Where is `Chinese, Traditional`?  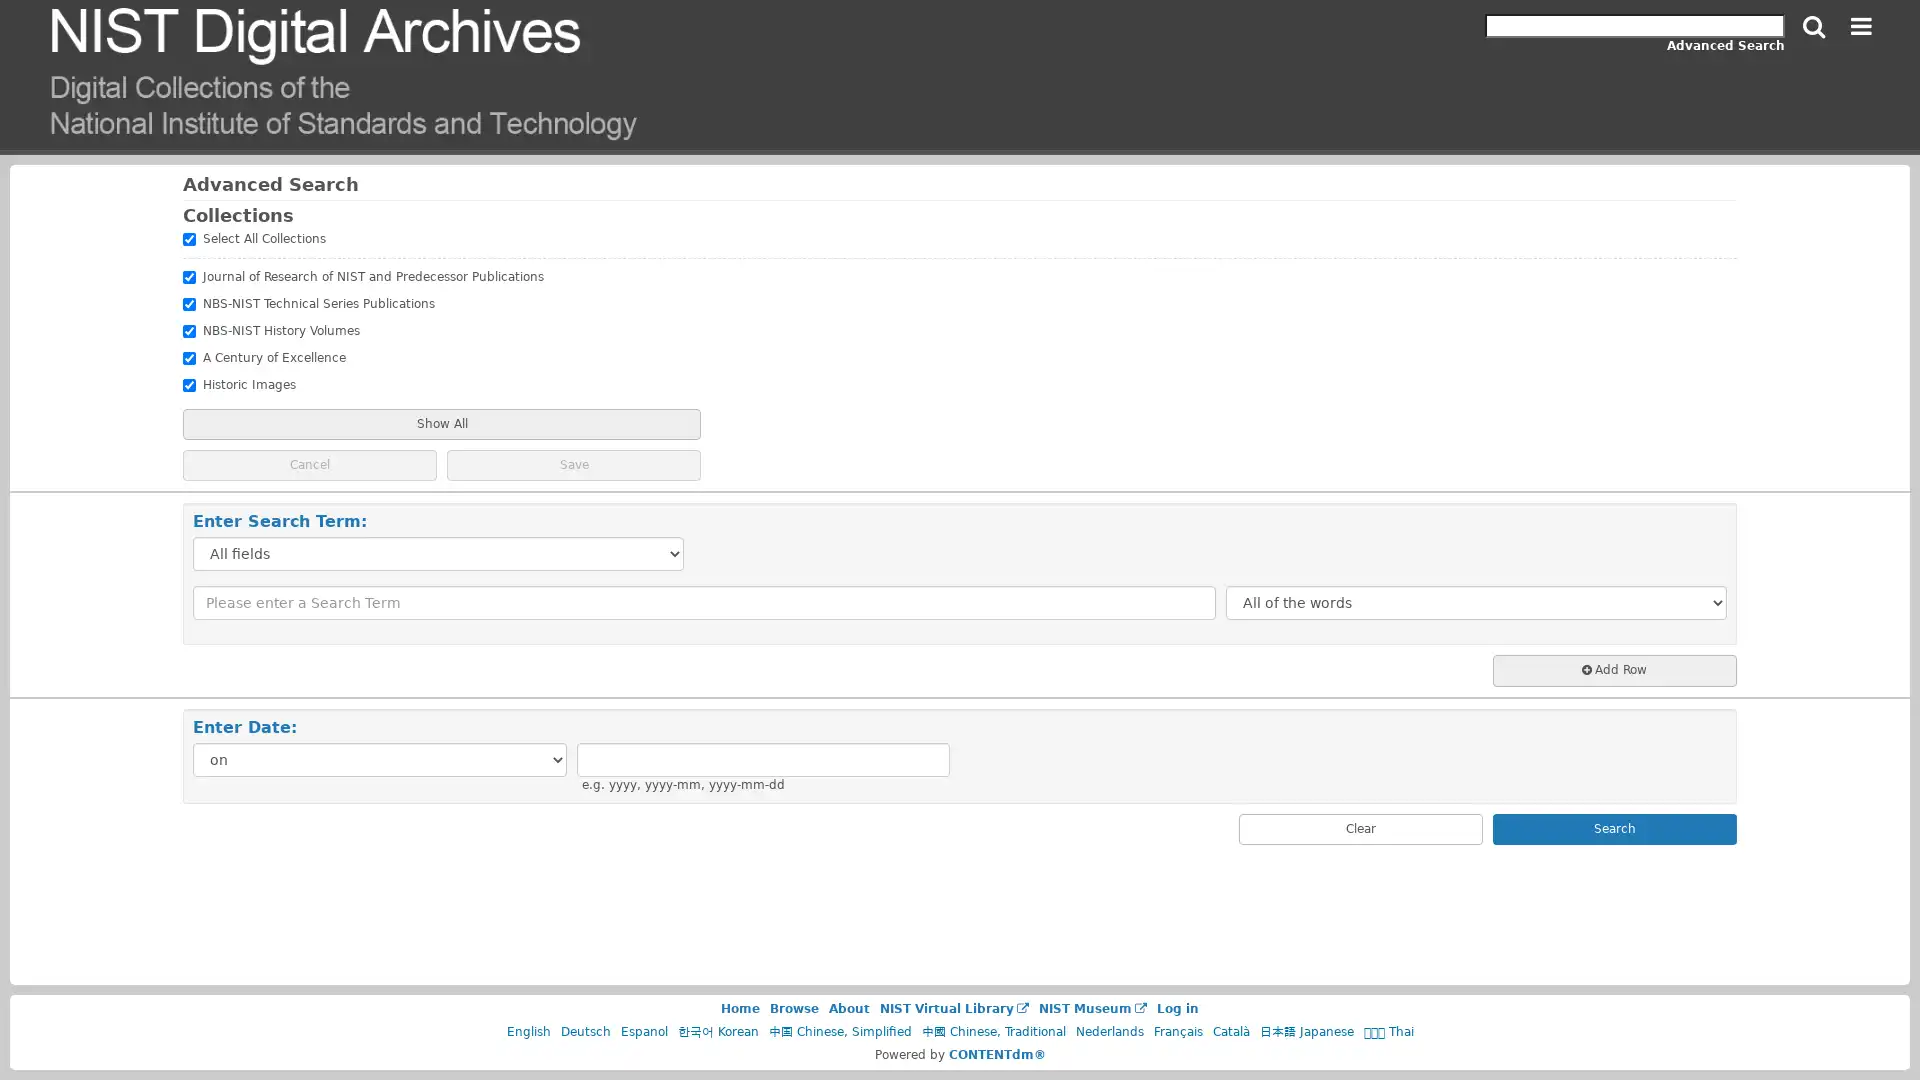
Chinese, Traditional is located at coordinates (993, 1032).